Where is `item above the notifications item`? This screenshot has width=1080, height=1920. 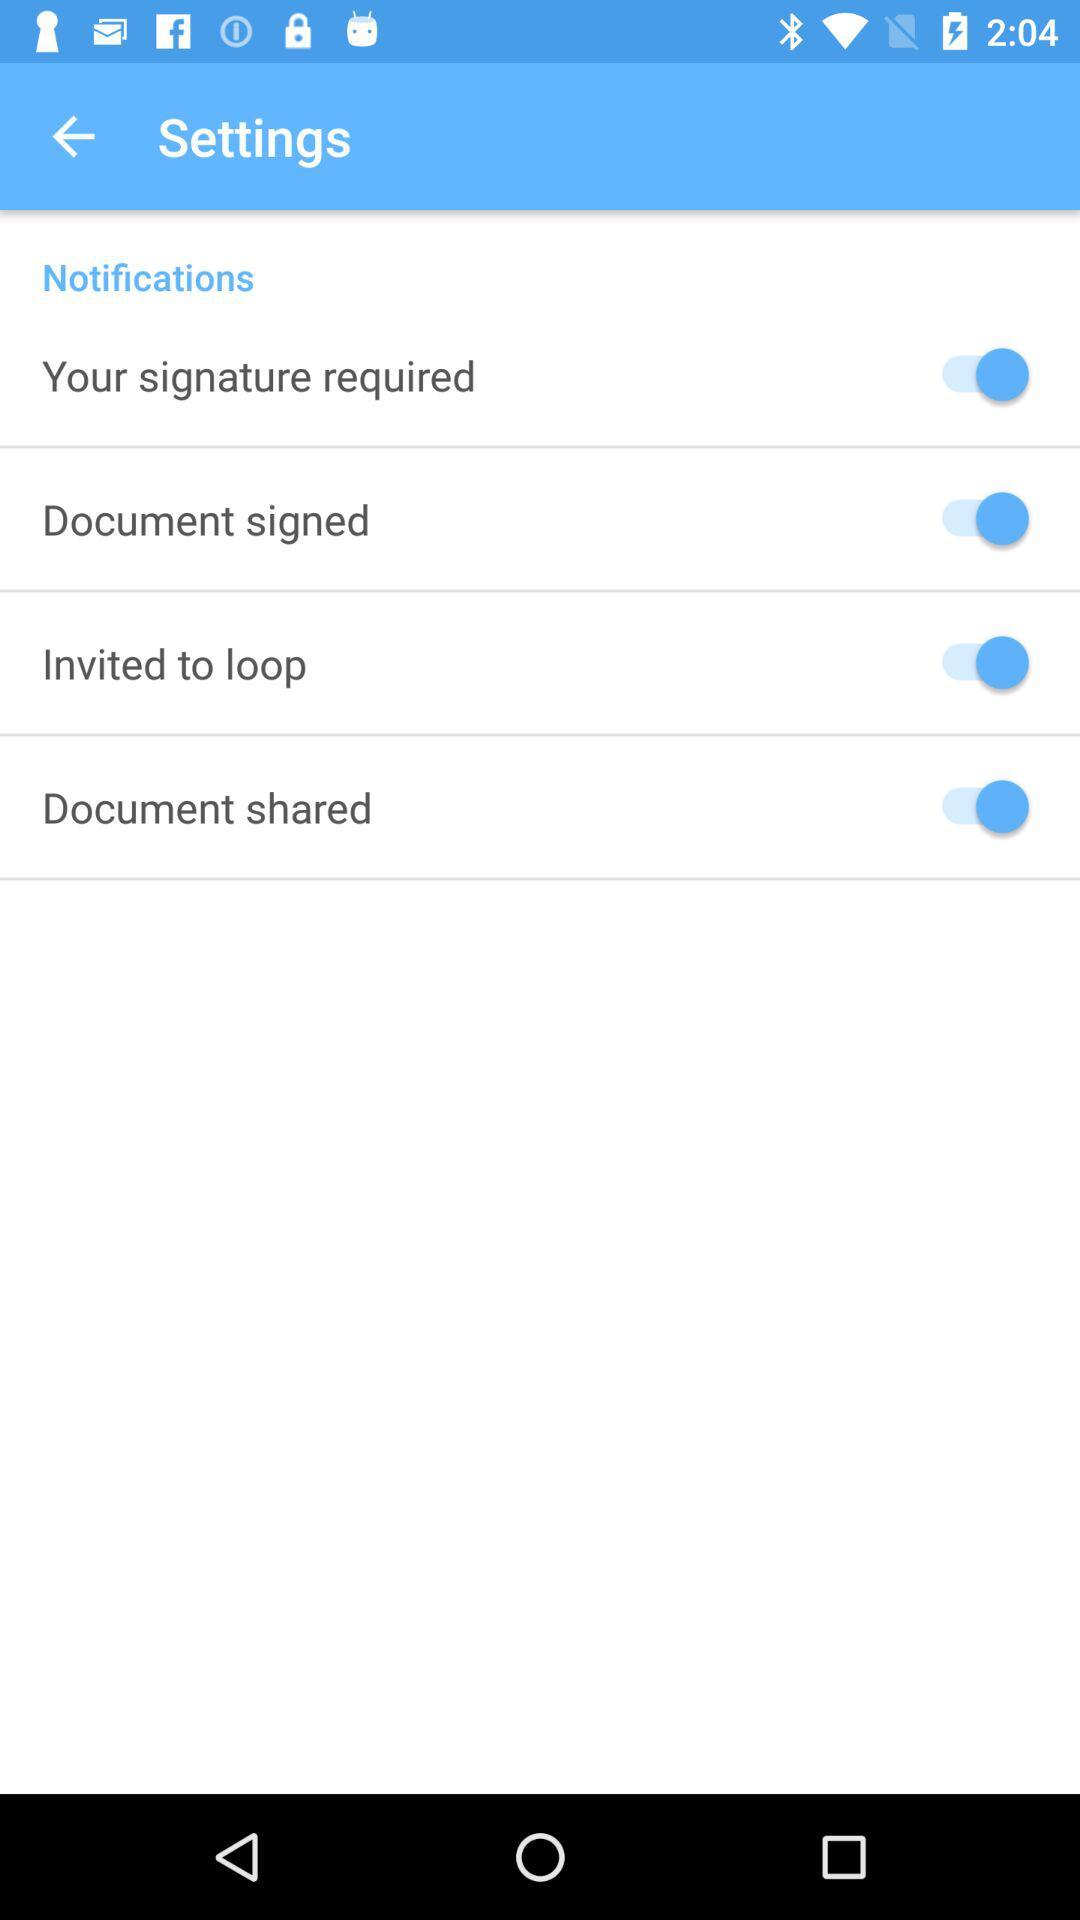
item above the notifications item is located at coordinates (72, 135).